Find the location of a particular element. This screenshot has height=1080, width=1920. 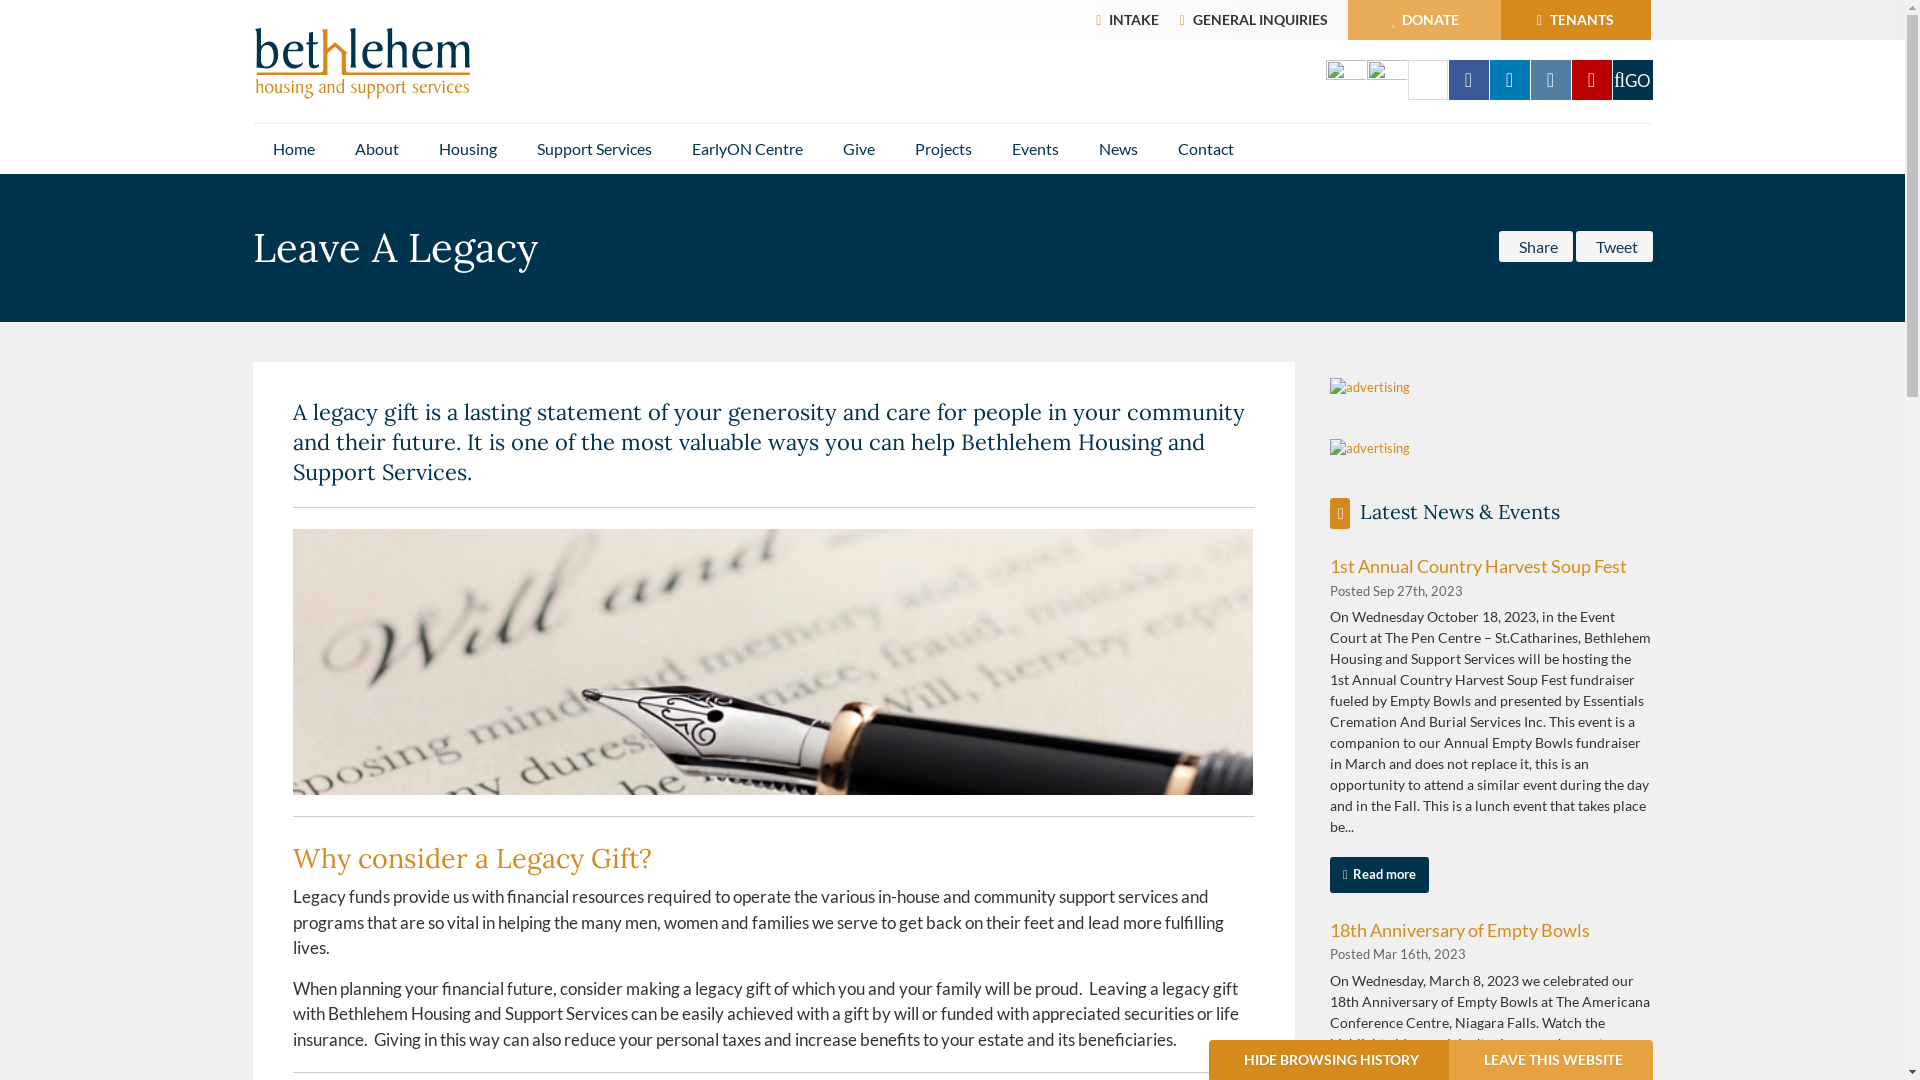

'Contact' is located at coordinates (1204, 148).